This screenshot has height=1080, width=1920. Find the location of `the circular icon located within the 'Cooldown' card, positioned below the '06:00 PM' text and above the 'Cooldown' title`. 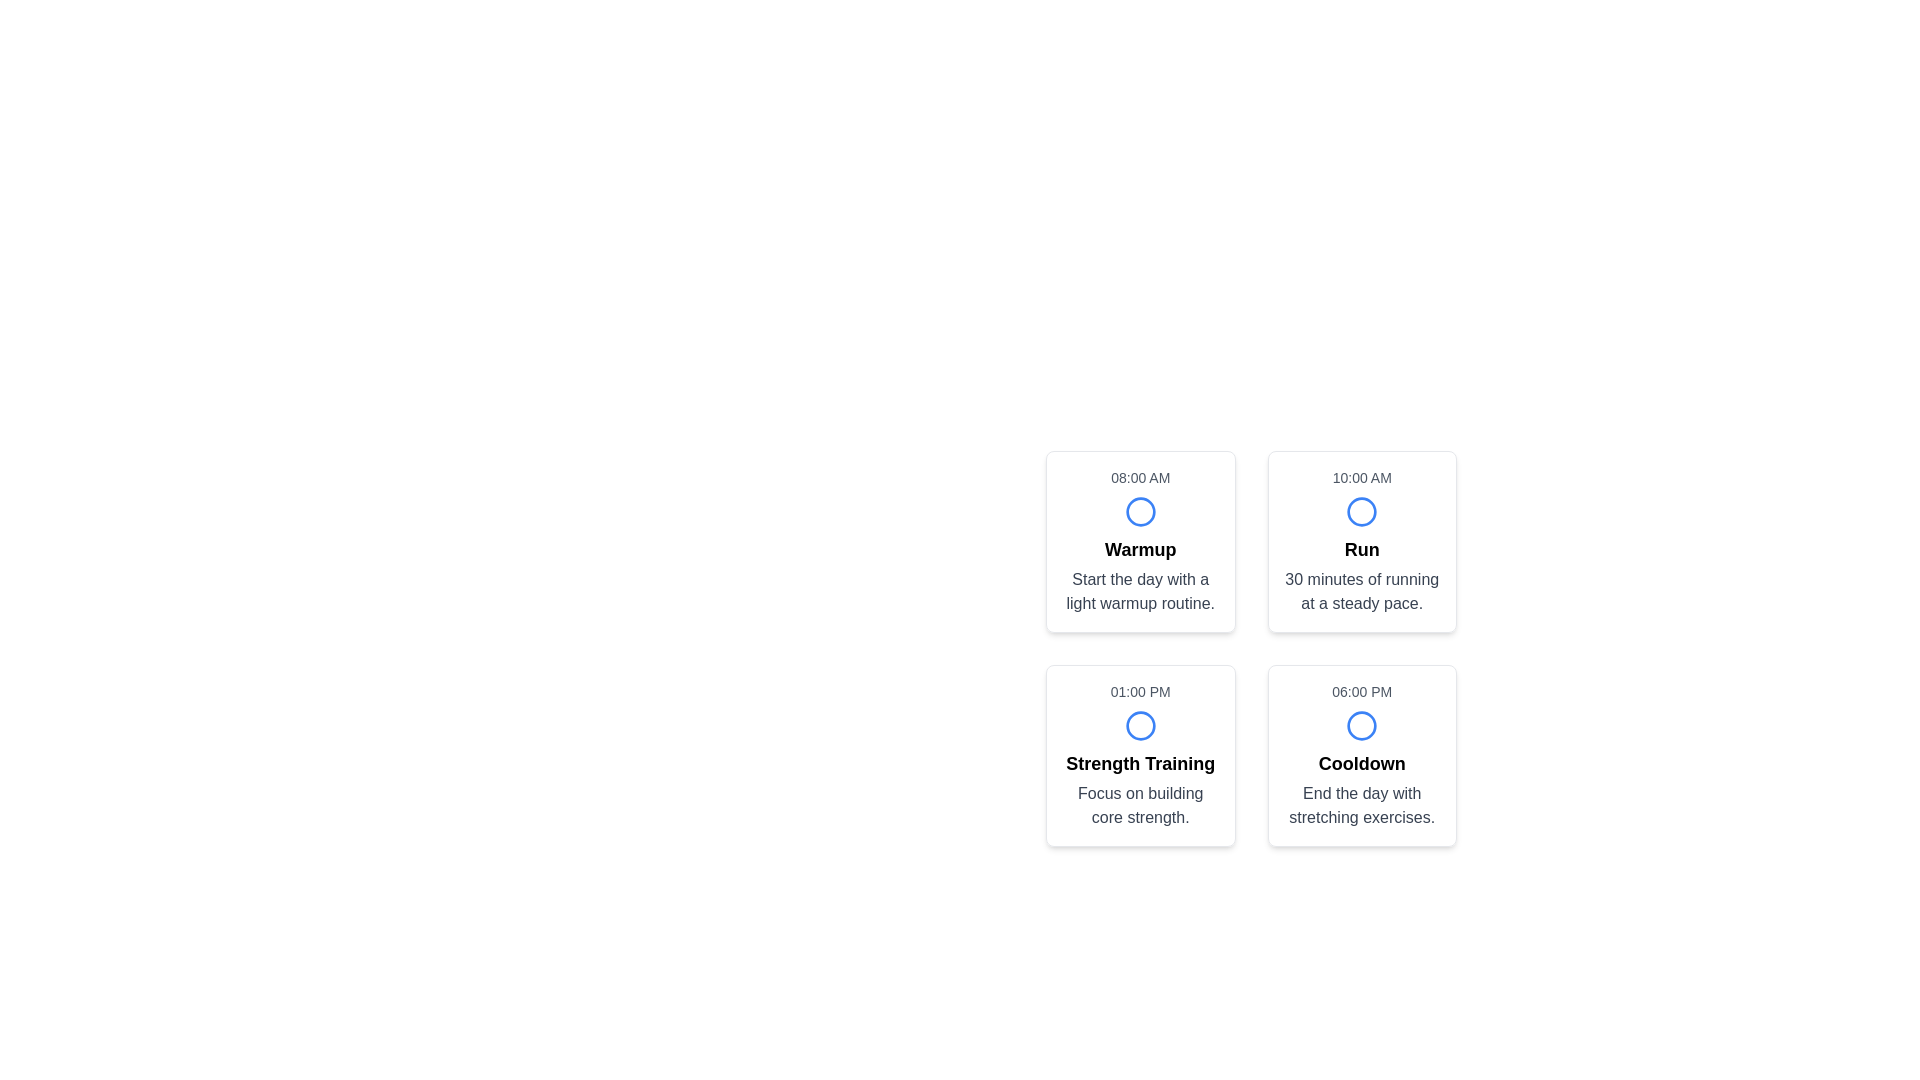

the circular icon located within the 'Cooldown' card, positioned below the '06:00 PM' text and above the 'Cooldown' title is located at coordinates (1361, 725).